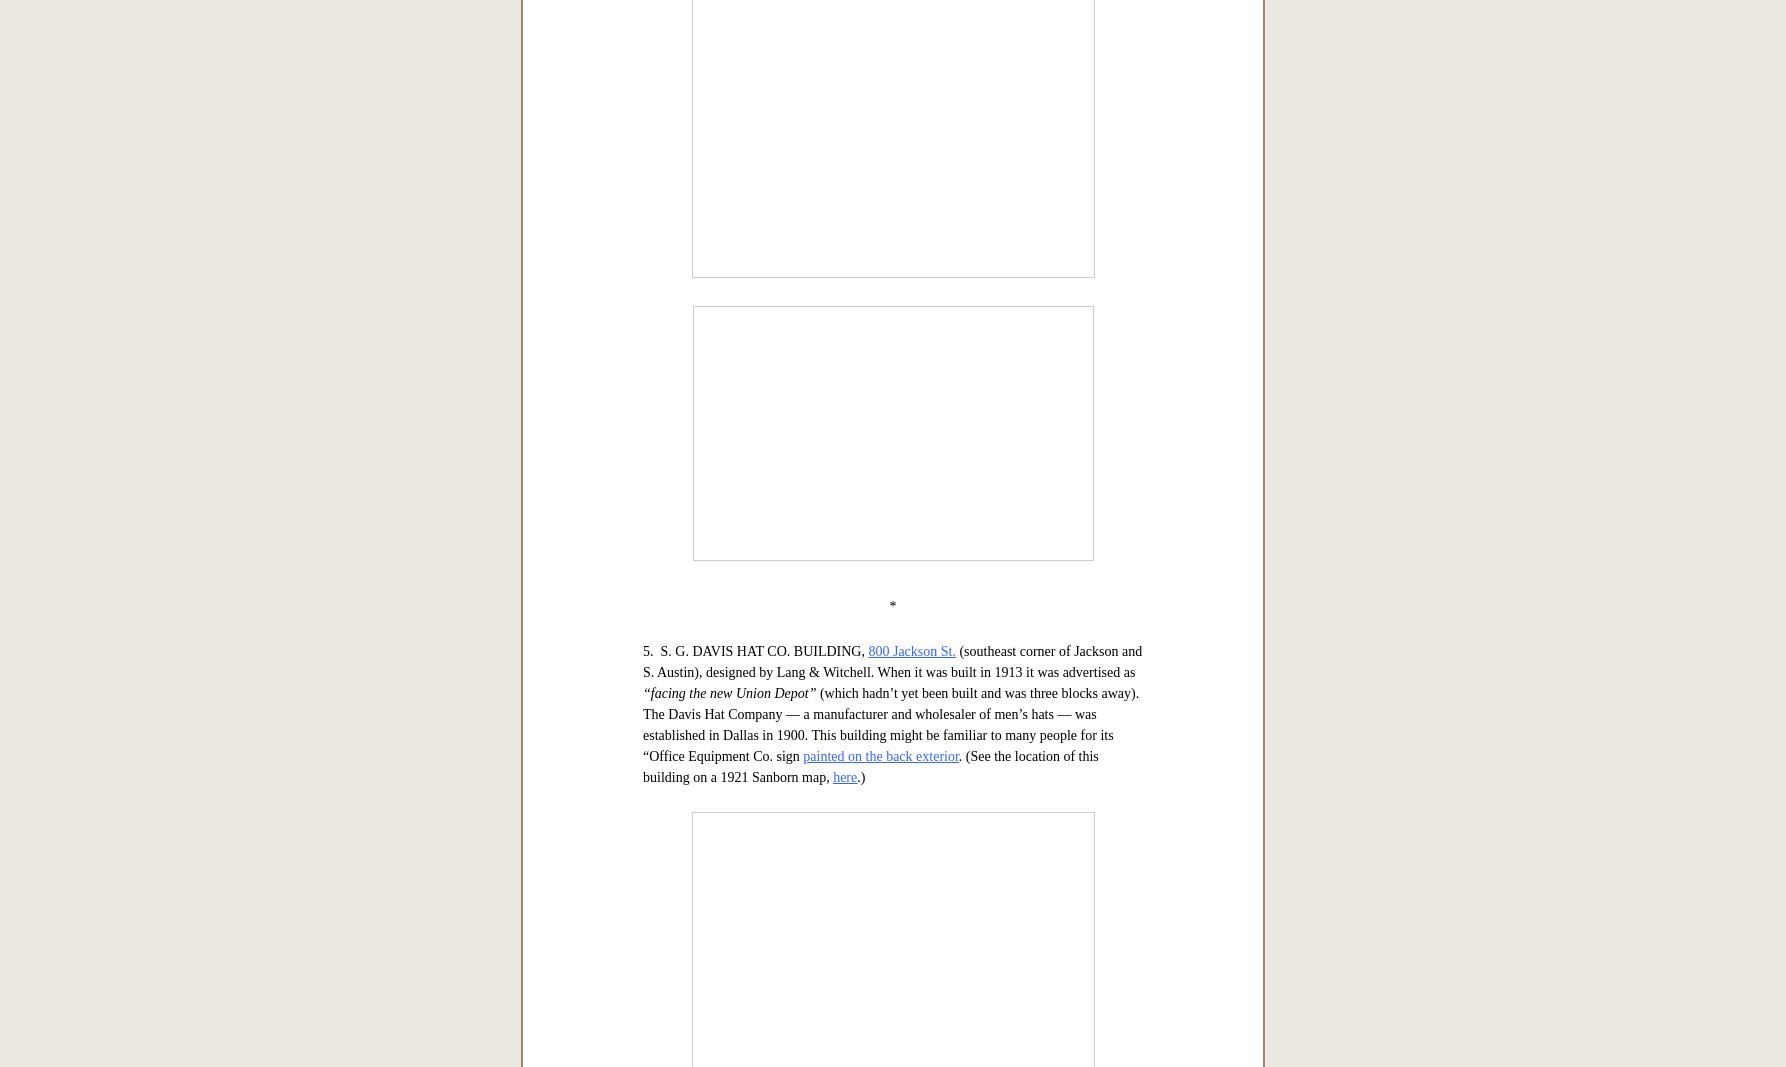 The width and height of the screenshot is (1786, 1067). I want to click on '*', so click(891, 246).